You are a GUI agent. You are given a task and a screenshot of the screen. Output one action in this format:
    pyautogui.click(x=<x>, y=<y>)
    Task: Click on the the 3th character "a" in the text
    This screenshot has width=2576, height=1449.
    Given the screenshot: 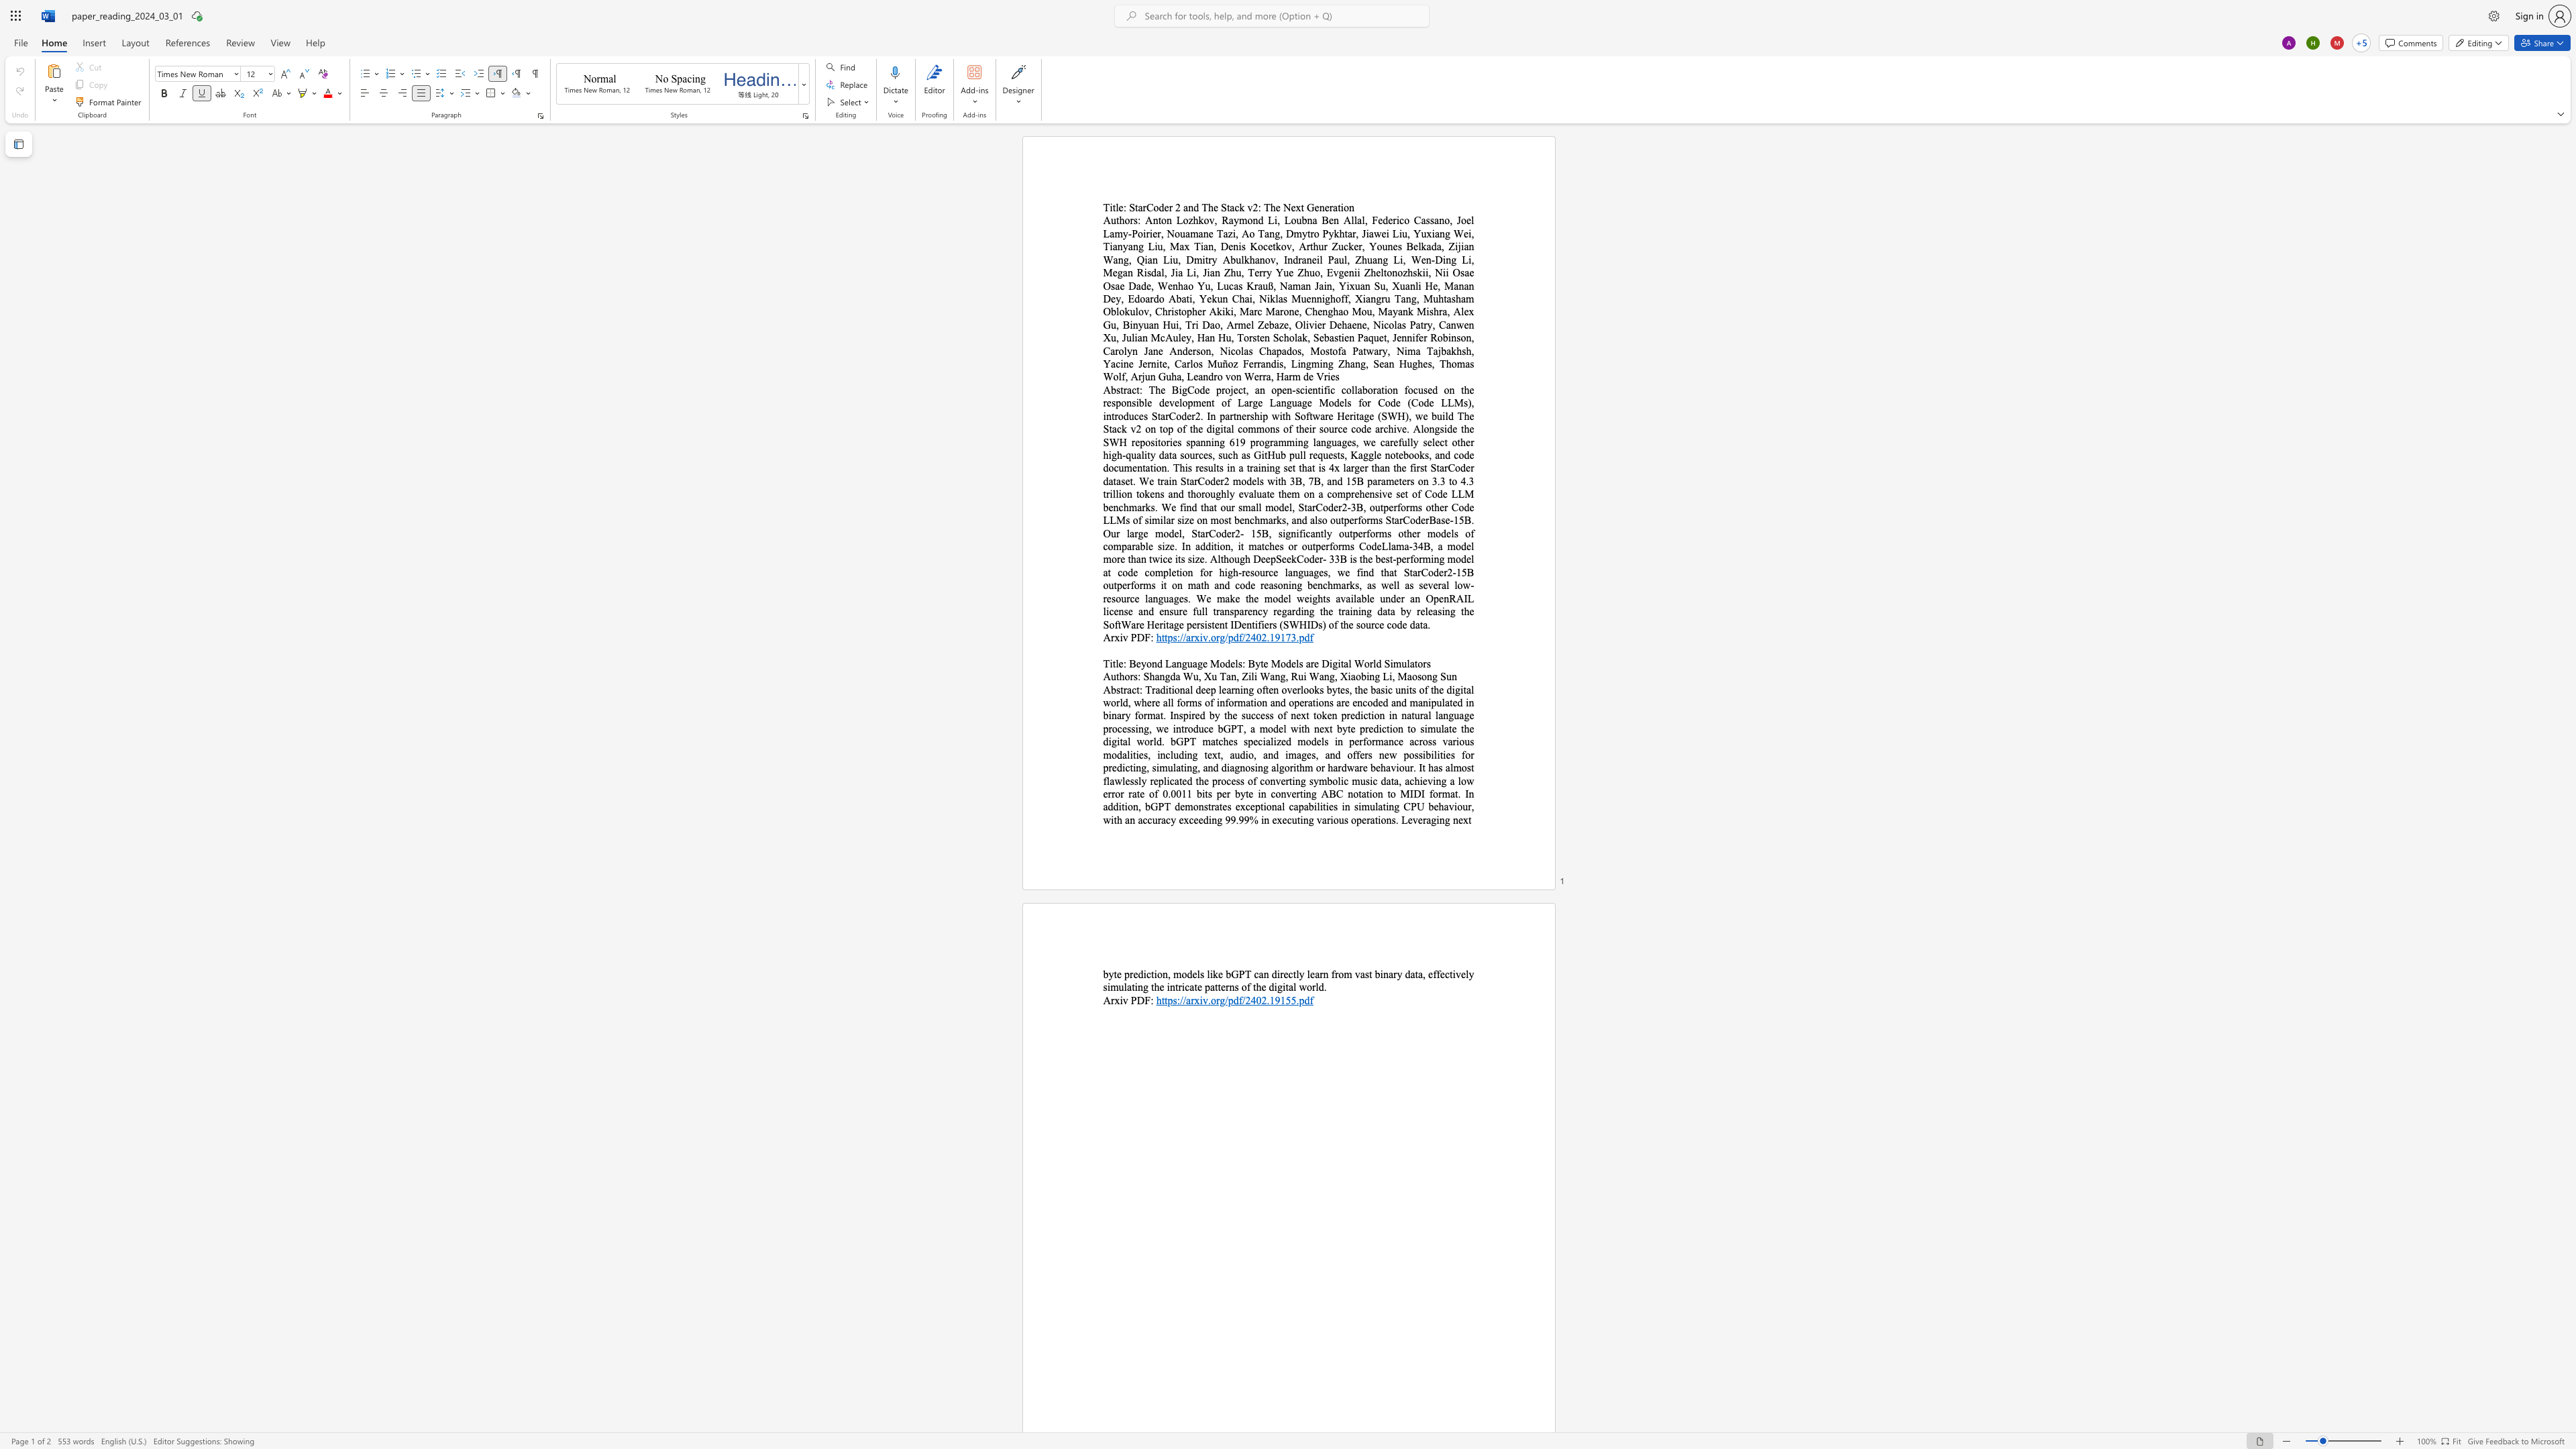 What is the action you would take?
    pyautogui.click(x=1308, y=663)
    